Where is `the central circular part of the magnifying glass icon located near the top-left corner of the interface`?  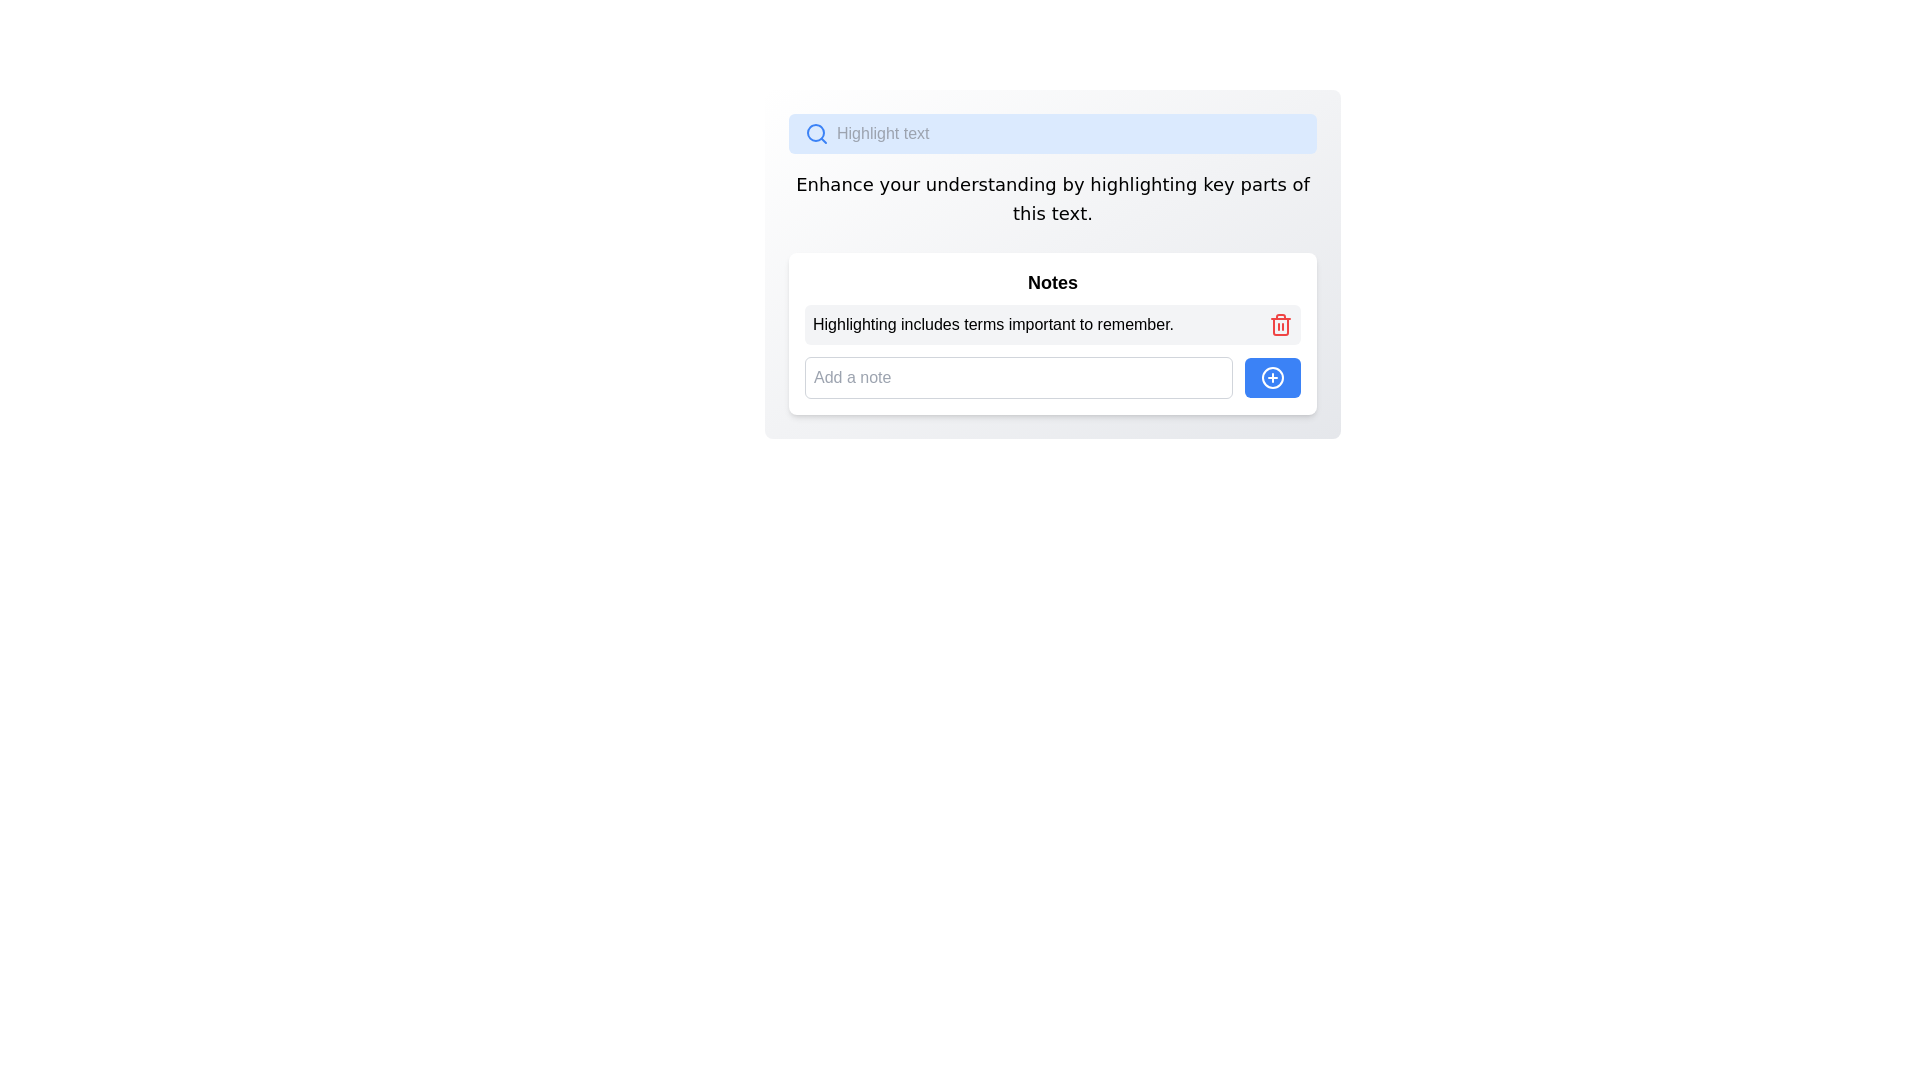
the central circular part of the magnifying glass icon located near the top-left corner of the interface is located at coordinates (816, 132).